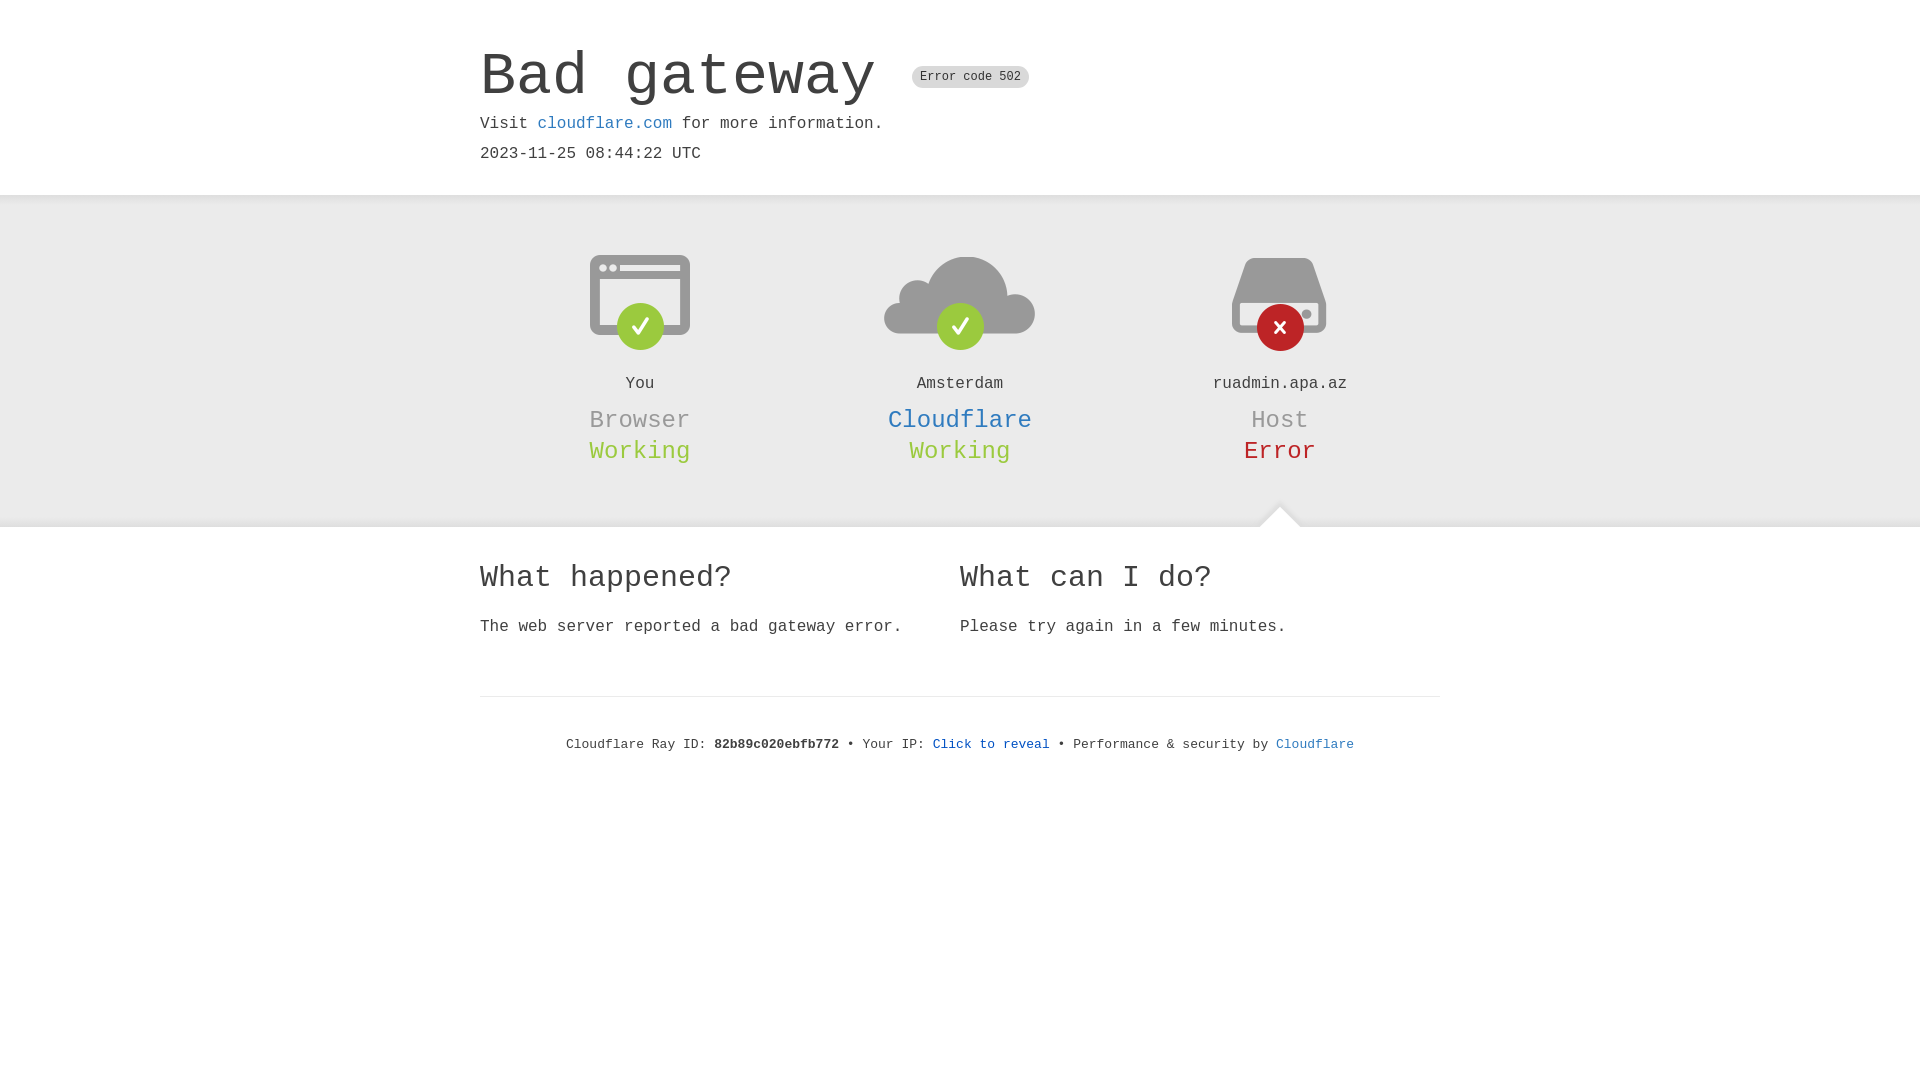 The width and height of the screenshot is (1920, 1080). I want to click on 'cloudflare.com', so click(603, 123).